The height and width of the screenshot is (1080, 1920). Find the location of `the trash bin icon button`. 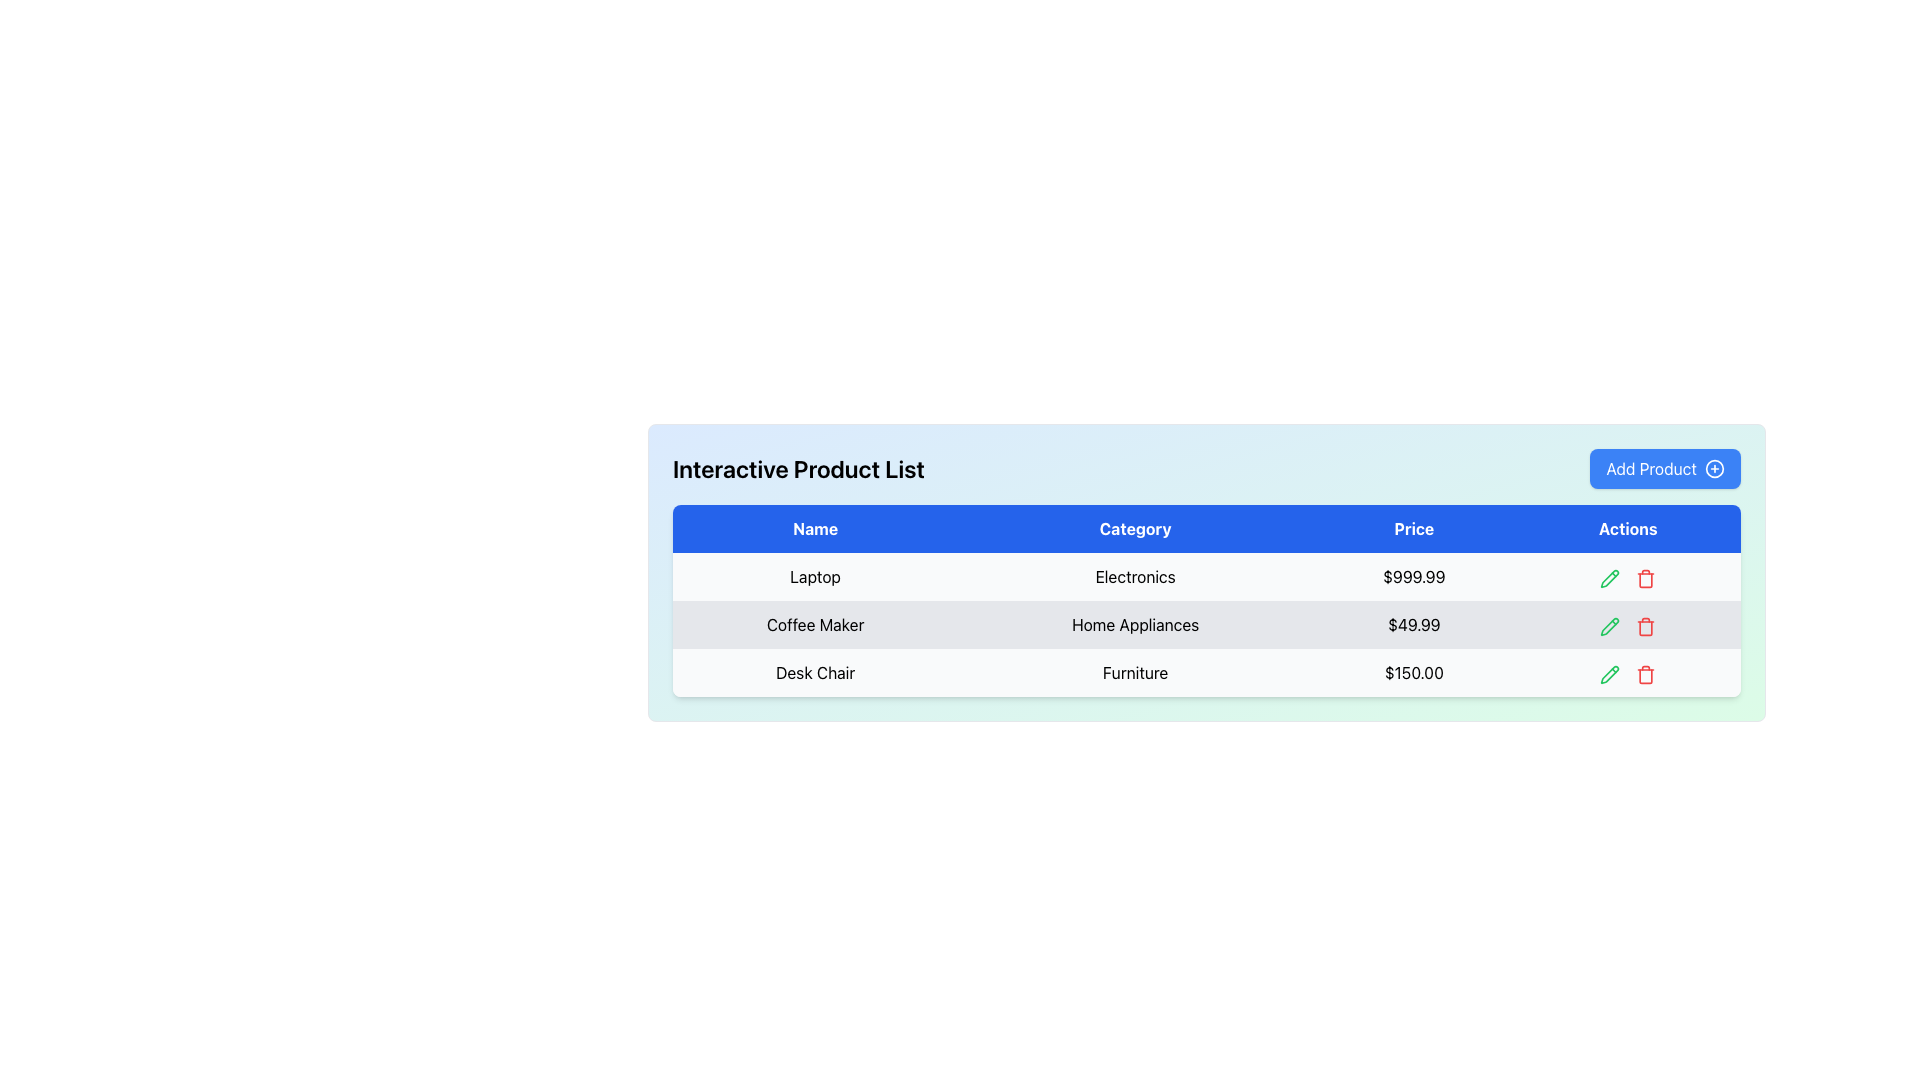

the trash bin icon button is located at coordinates (1646, 625).